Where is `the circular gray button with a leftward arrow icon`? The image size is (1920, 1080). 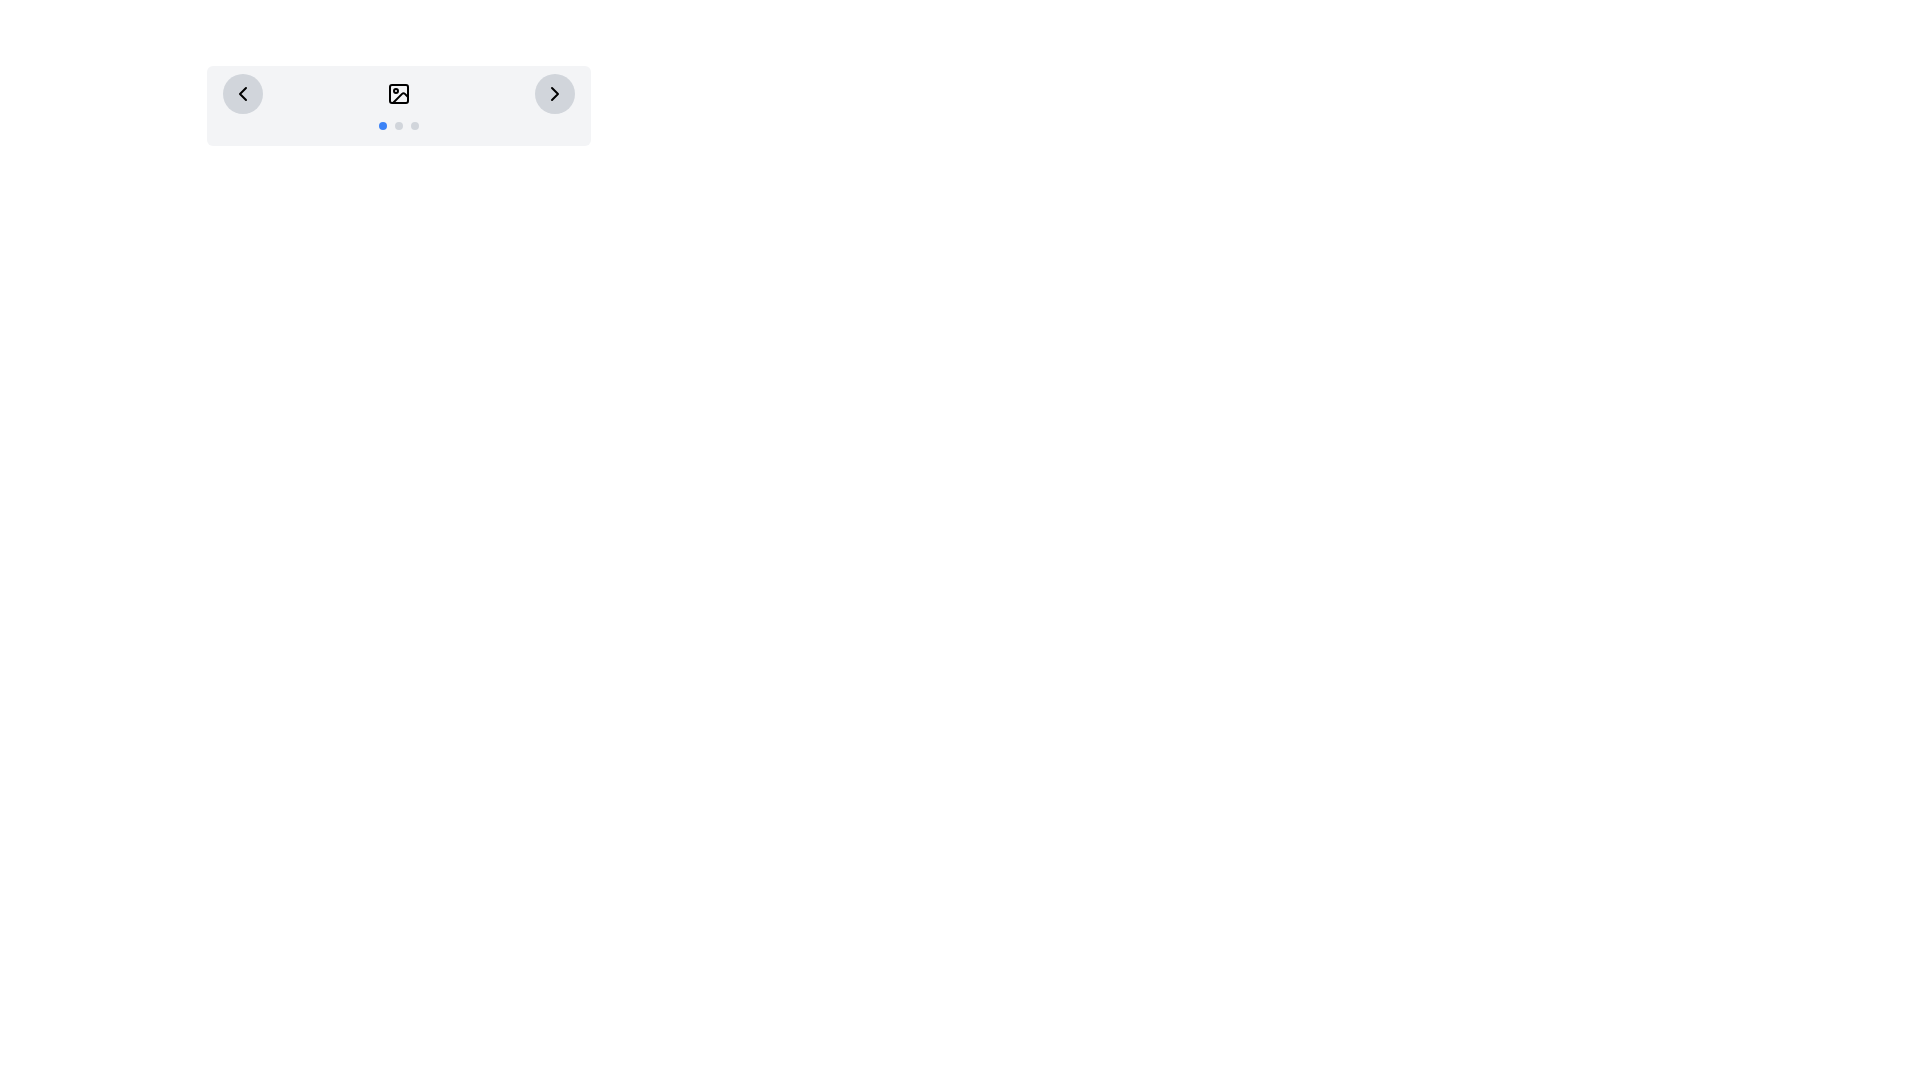 the circular gray button with a leftward arrow icon is located at coordinates (241, 93).